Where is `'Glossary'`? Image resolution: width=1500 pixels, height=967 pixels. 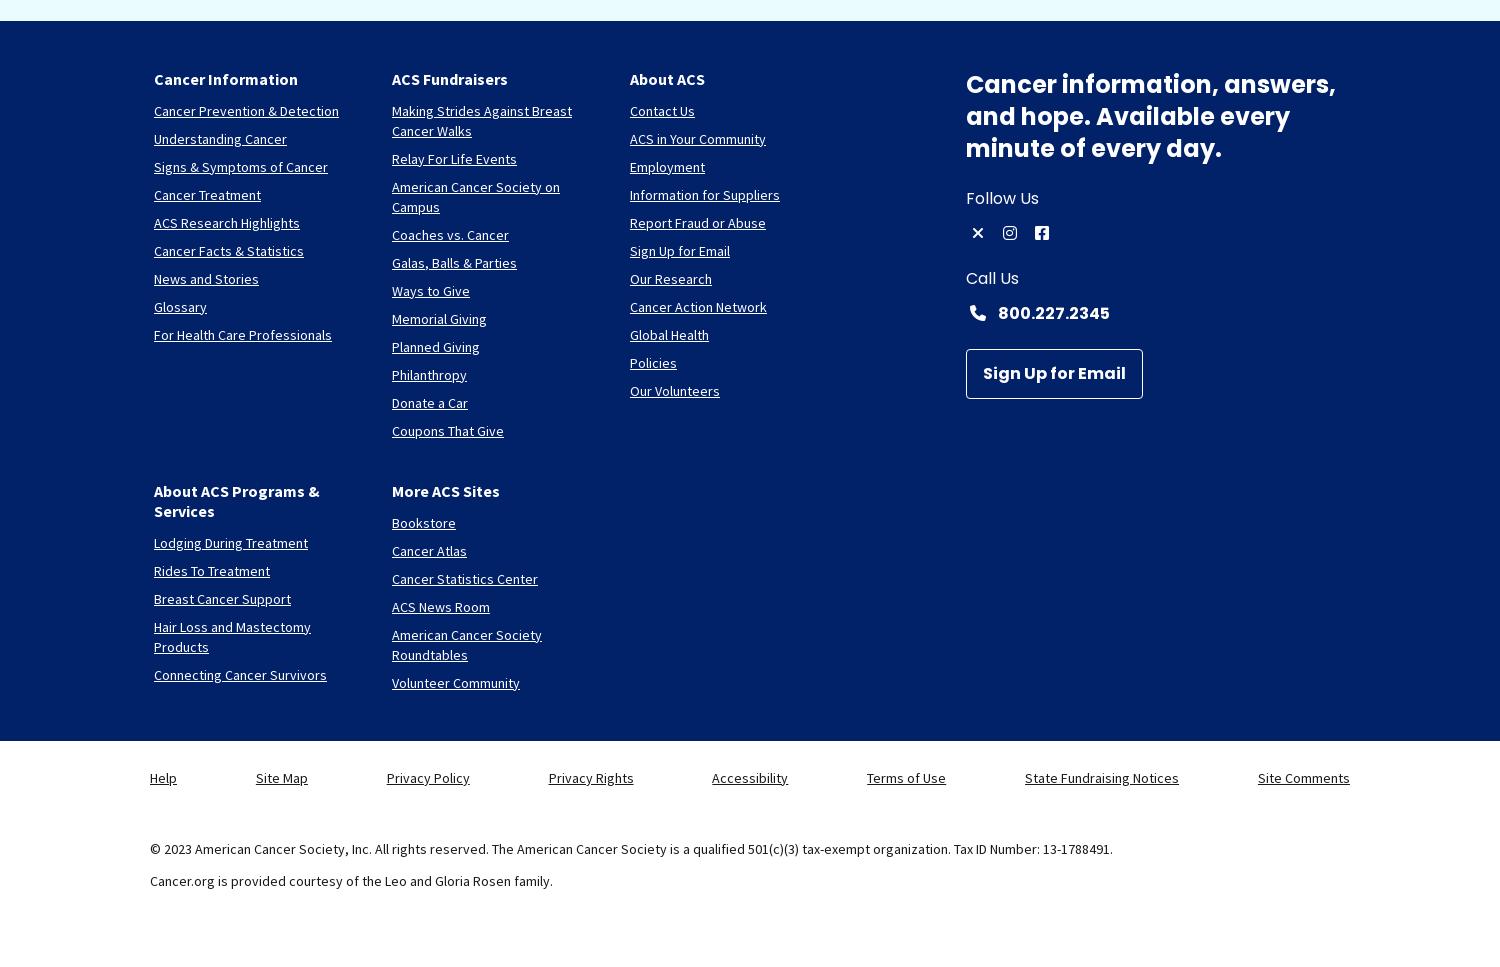
'Glossary' is located at coordinates (180, 305).